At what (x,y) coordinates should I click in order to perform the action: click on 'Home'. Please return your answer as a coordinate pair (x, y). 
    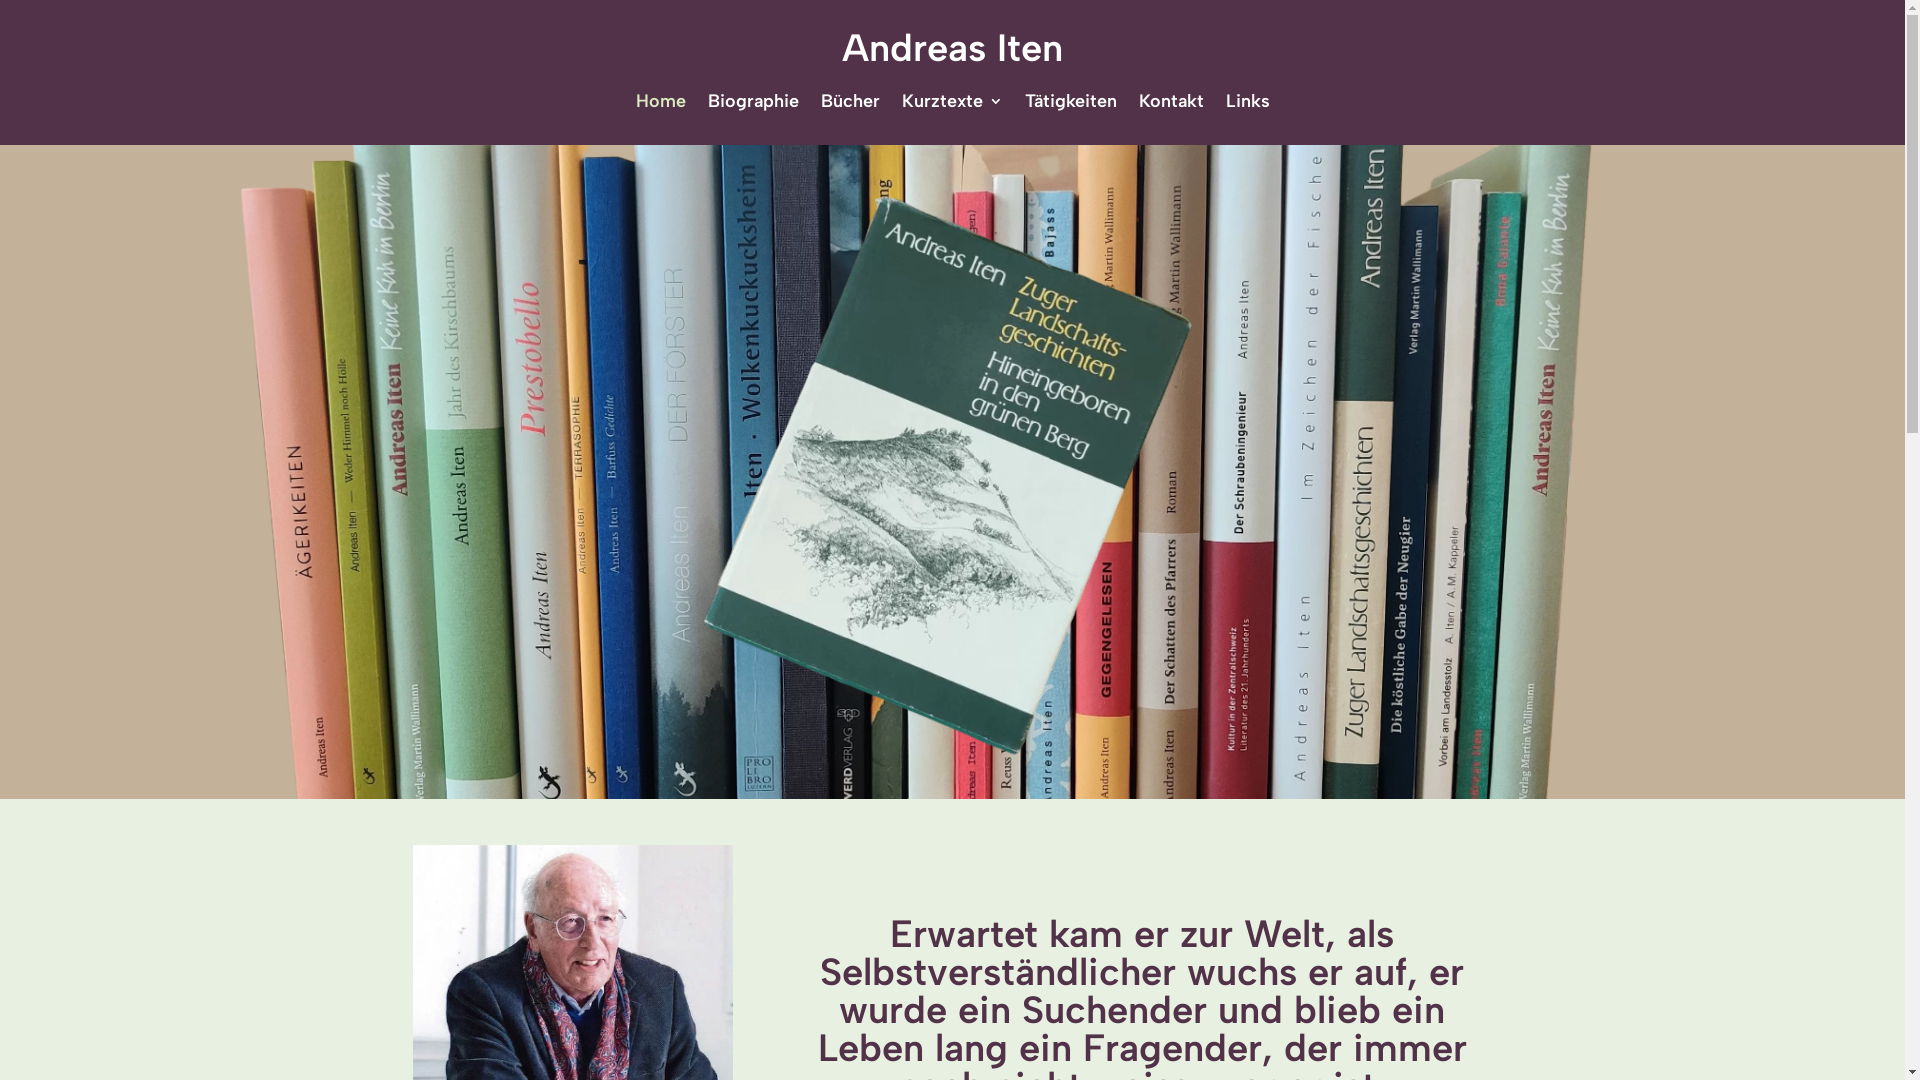
    Looking at the image, I should click on (661, 104).